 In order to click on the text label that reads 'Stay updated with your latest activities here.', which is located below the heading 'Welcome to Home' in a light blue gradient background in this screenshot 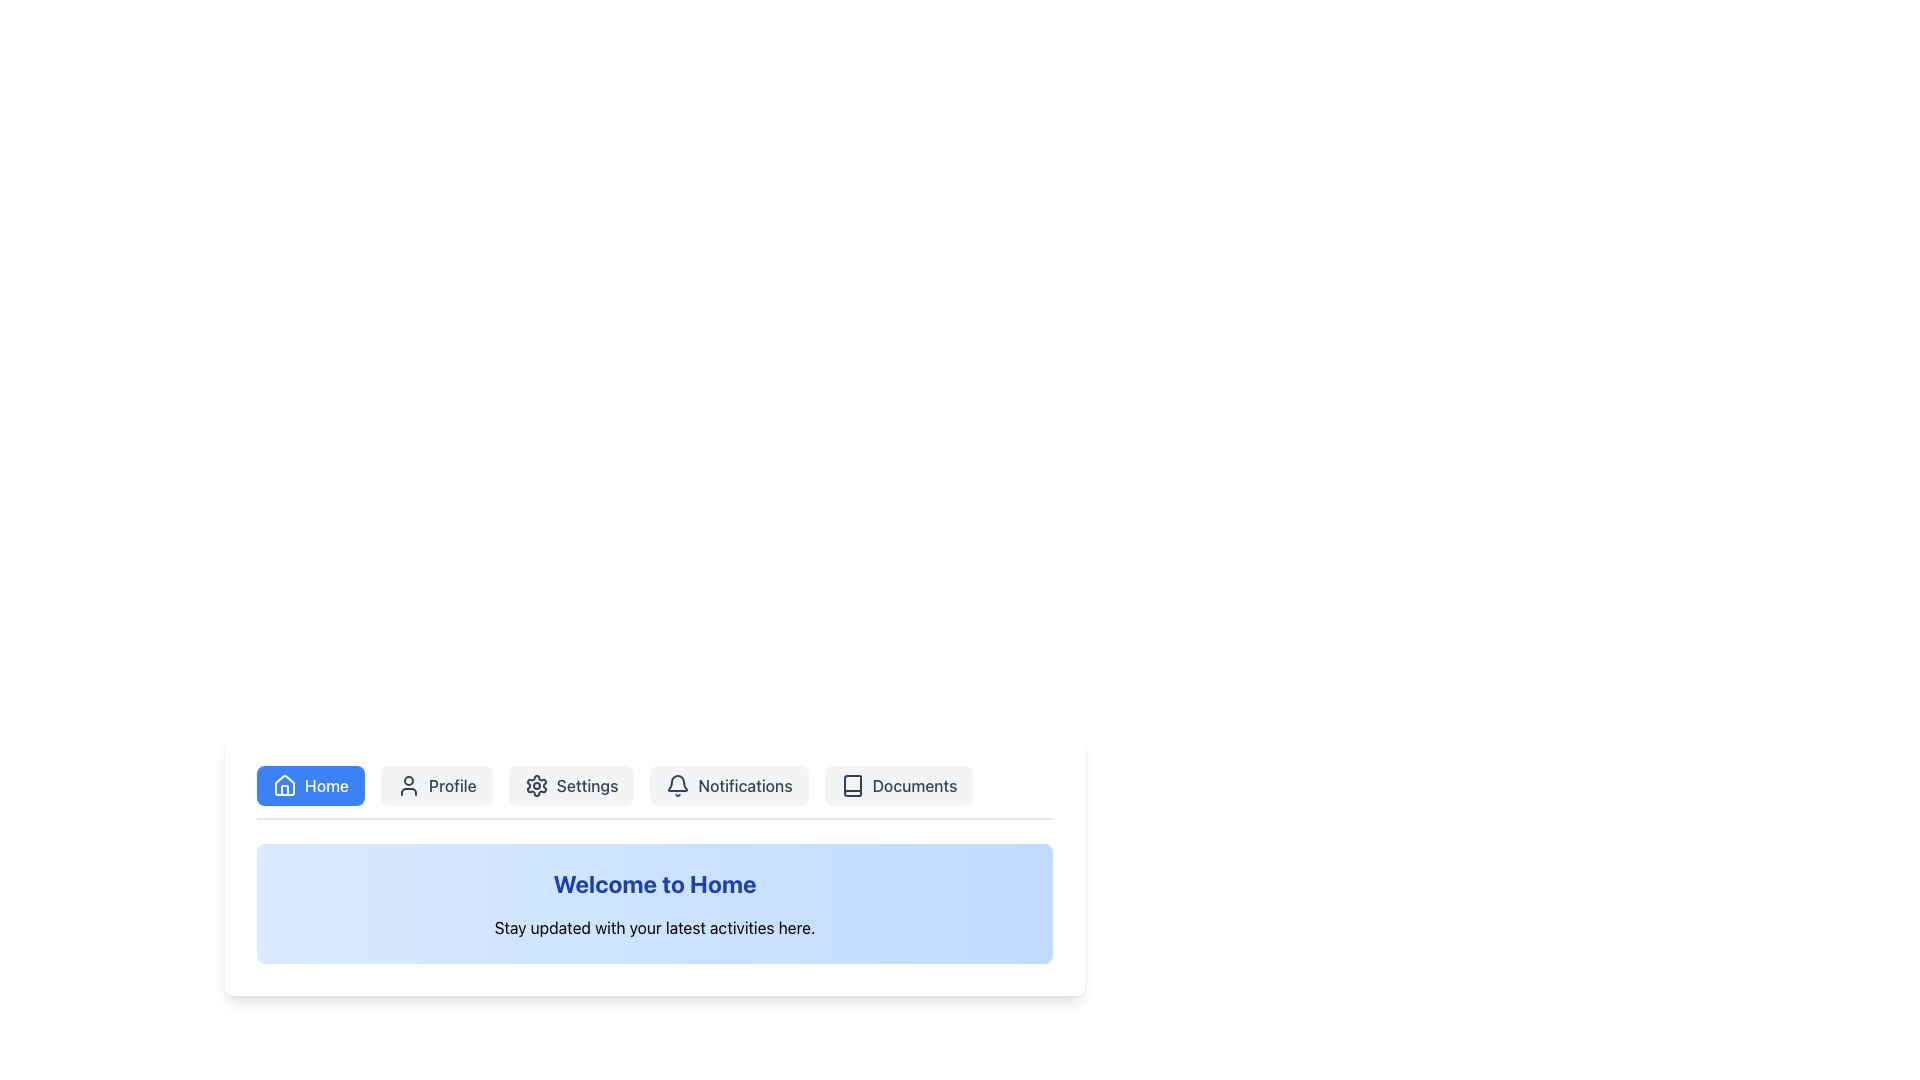, I will do `click(654, 928)`.